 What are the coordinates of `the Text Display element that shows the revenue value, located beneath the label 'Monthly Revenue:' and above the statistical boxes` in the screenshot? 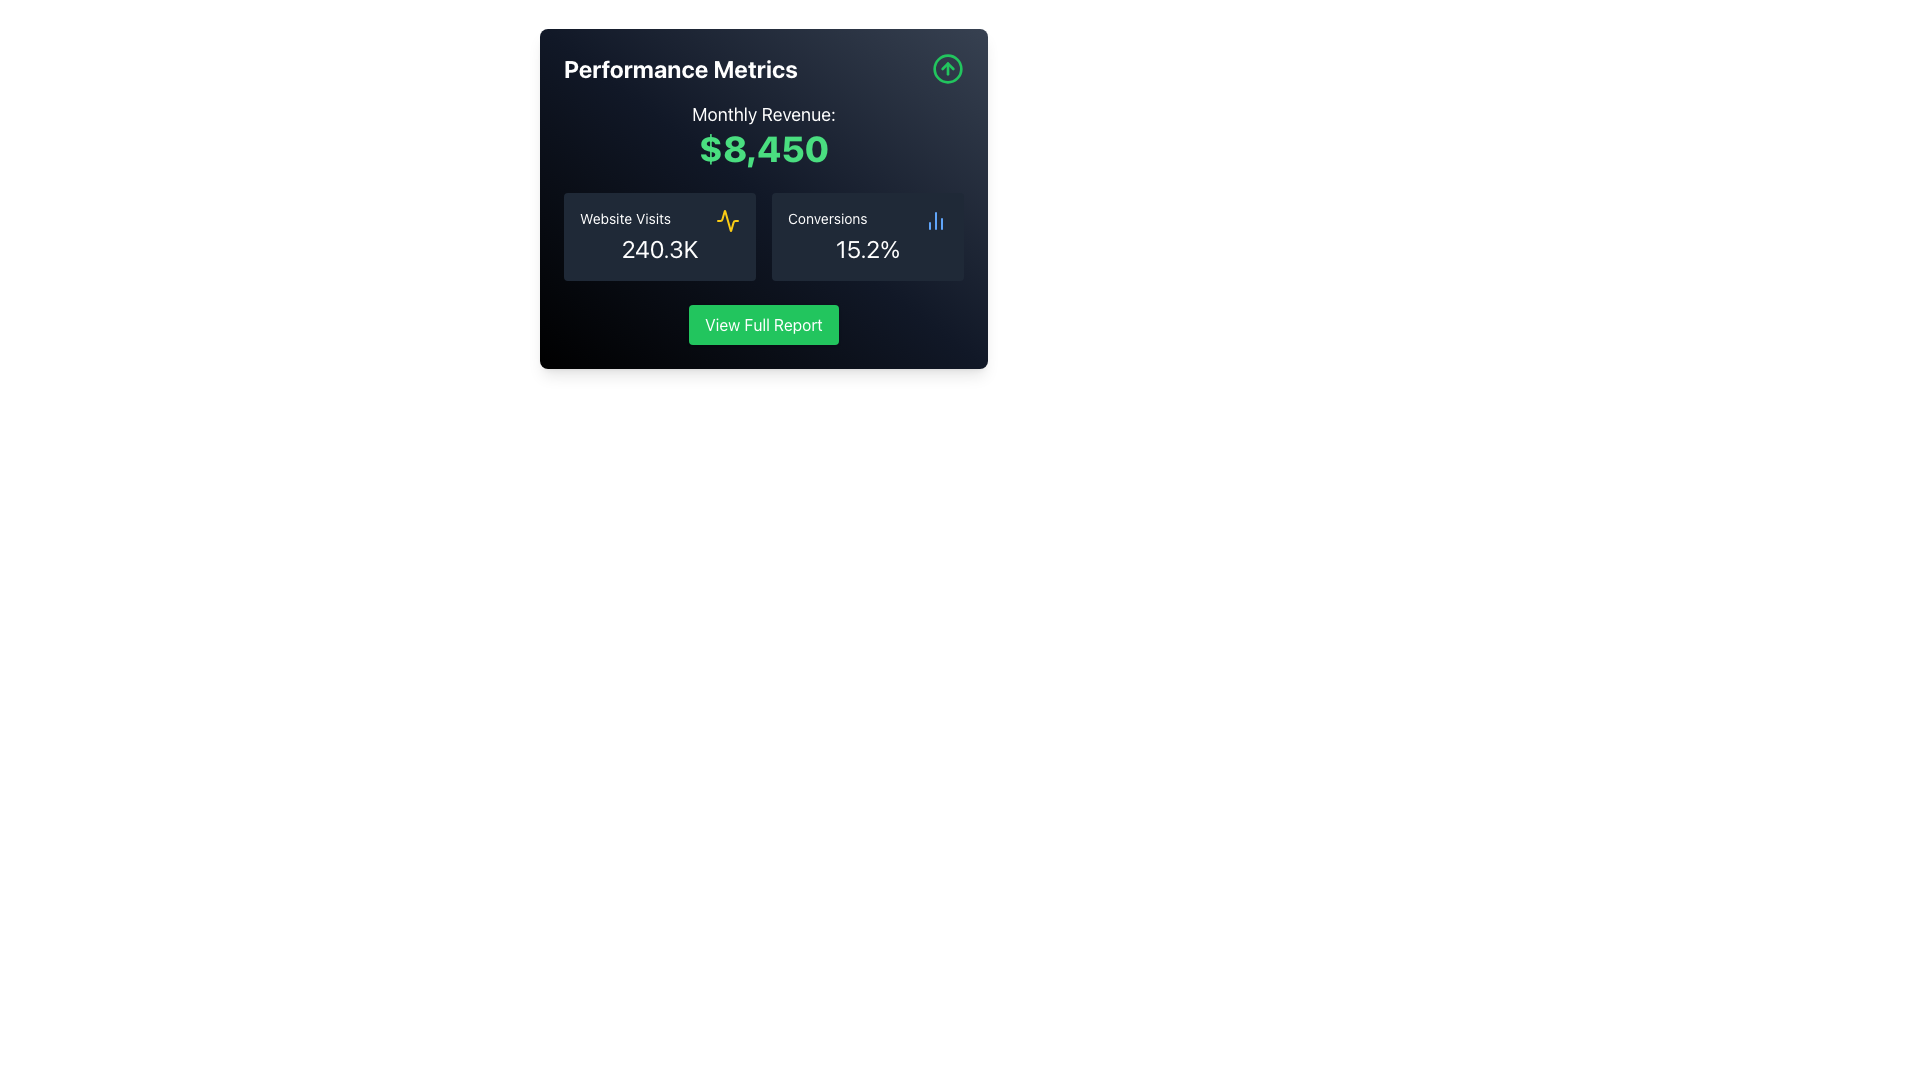 It's located at (762, 148).